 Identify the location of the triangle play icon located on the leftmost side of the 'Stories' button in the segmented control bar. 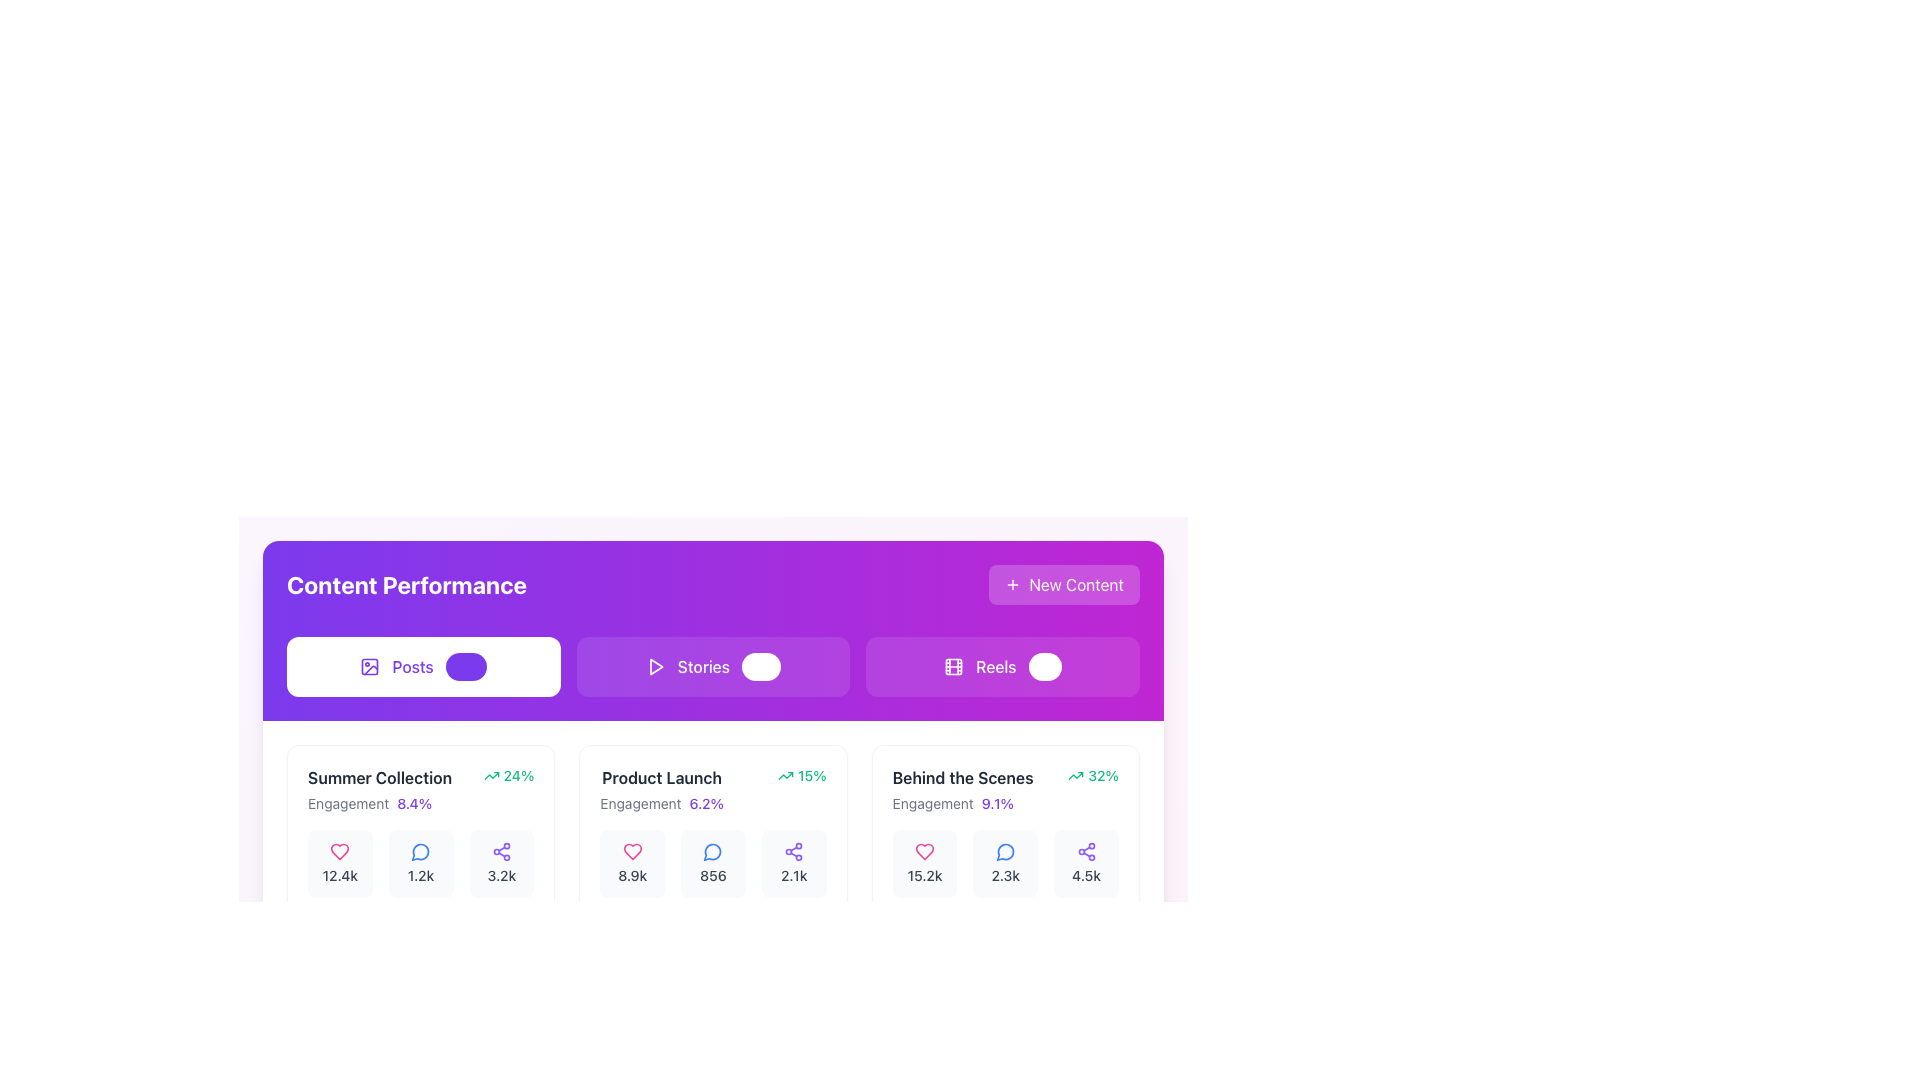
(655, 667).